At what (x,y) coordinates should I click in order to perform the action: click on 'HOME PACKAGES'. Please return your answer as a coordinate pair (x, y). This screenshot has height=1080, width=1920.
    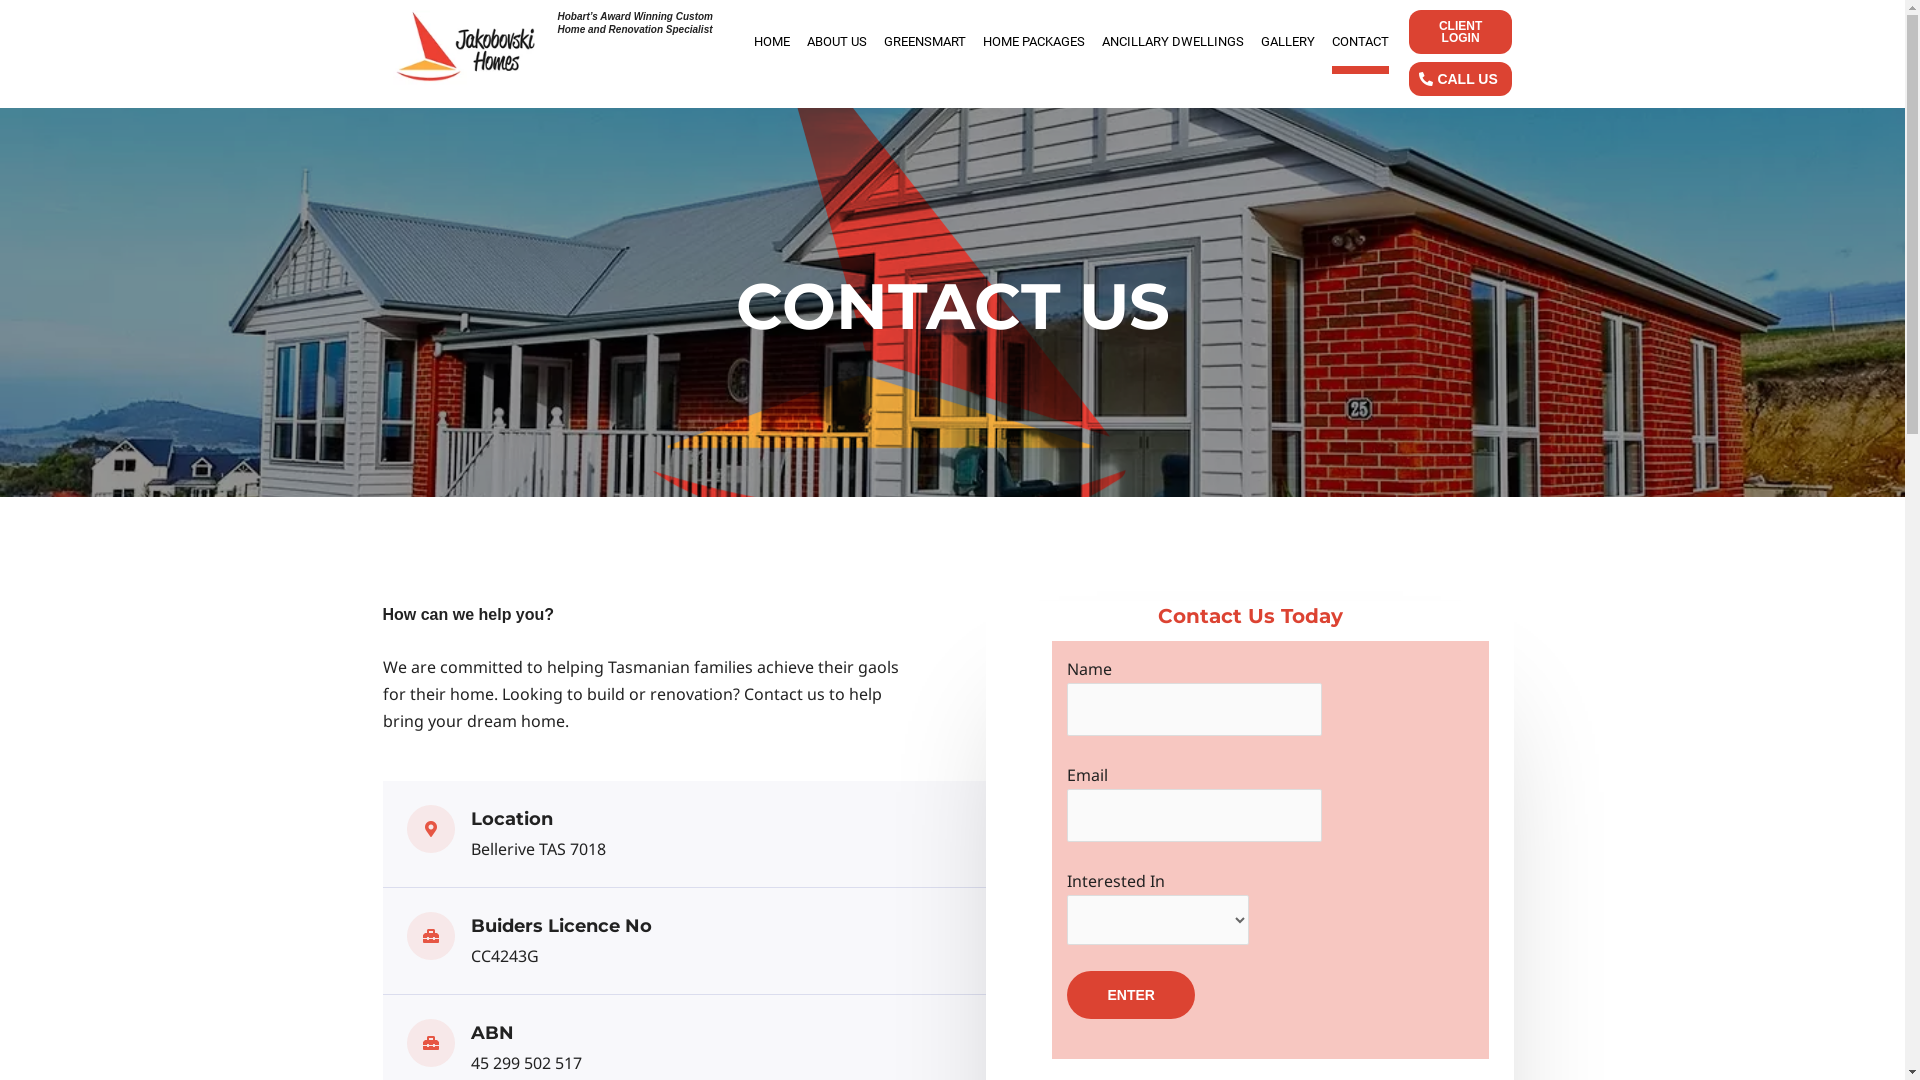
    Looking at the image, I should click on (1033, 42).